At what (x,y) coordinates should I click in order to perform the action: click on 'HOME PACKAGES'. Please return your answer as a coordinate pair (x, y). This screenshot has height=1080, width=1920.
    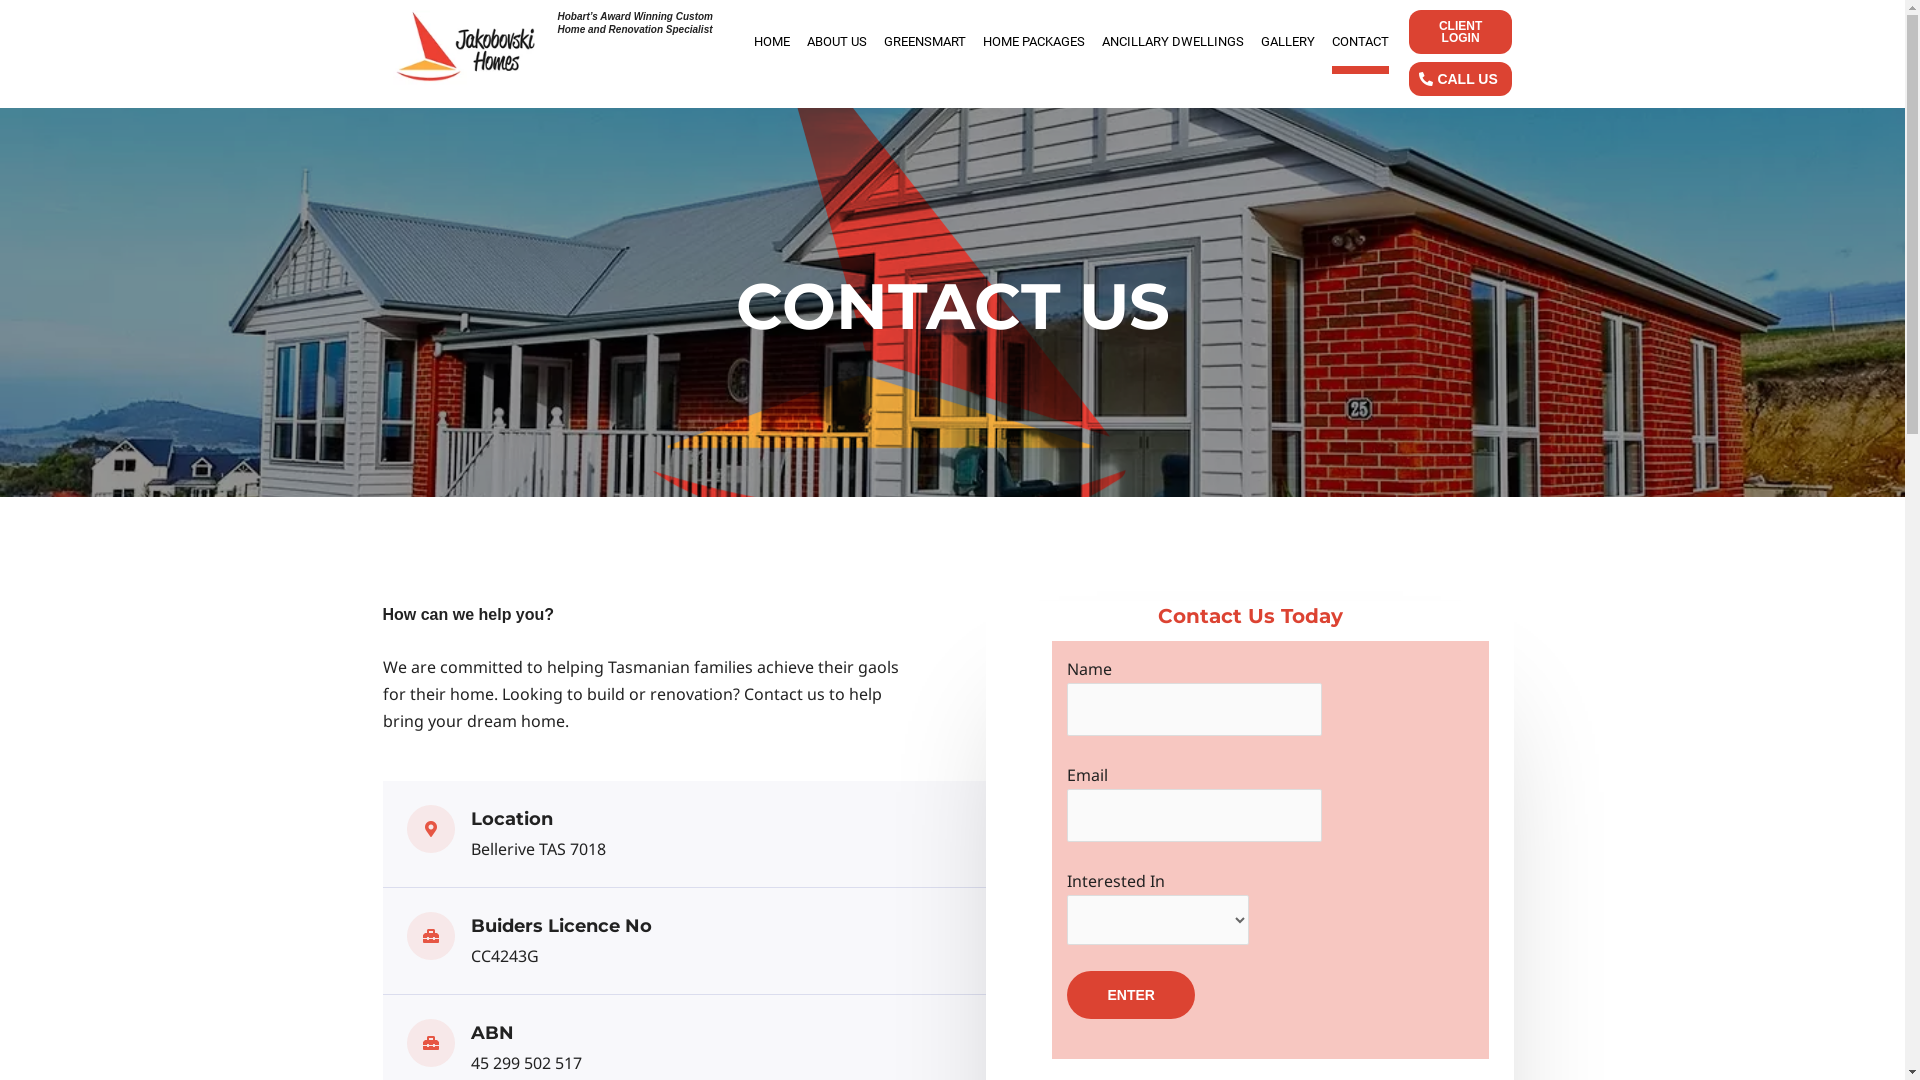
    Looking at the image, I should click on (1033, 42).